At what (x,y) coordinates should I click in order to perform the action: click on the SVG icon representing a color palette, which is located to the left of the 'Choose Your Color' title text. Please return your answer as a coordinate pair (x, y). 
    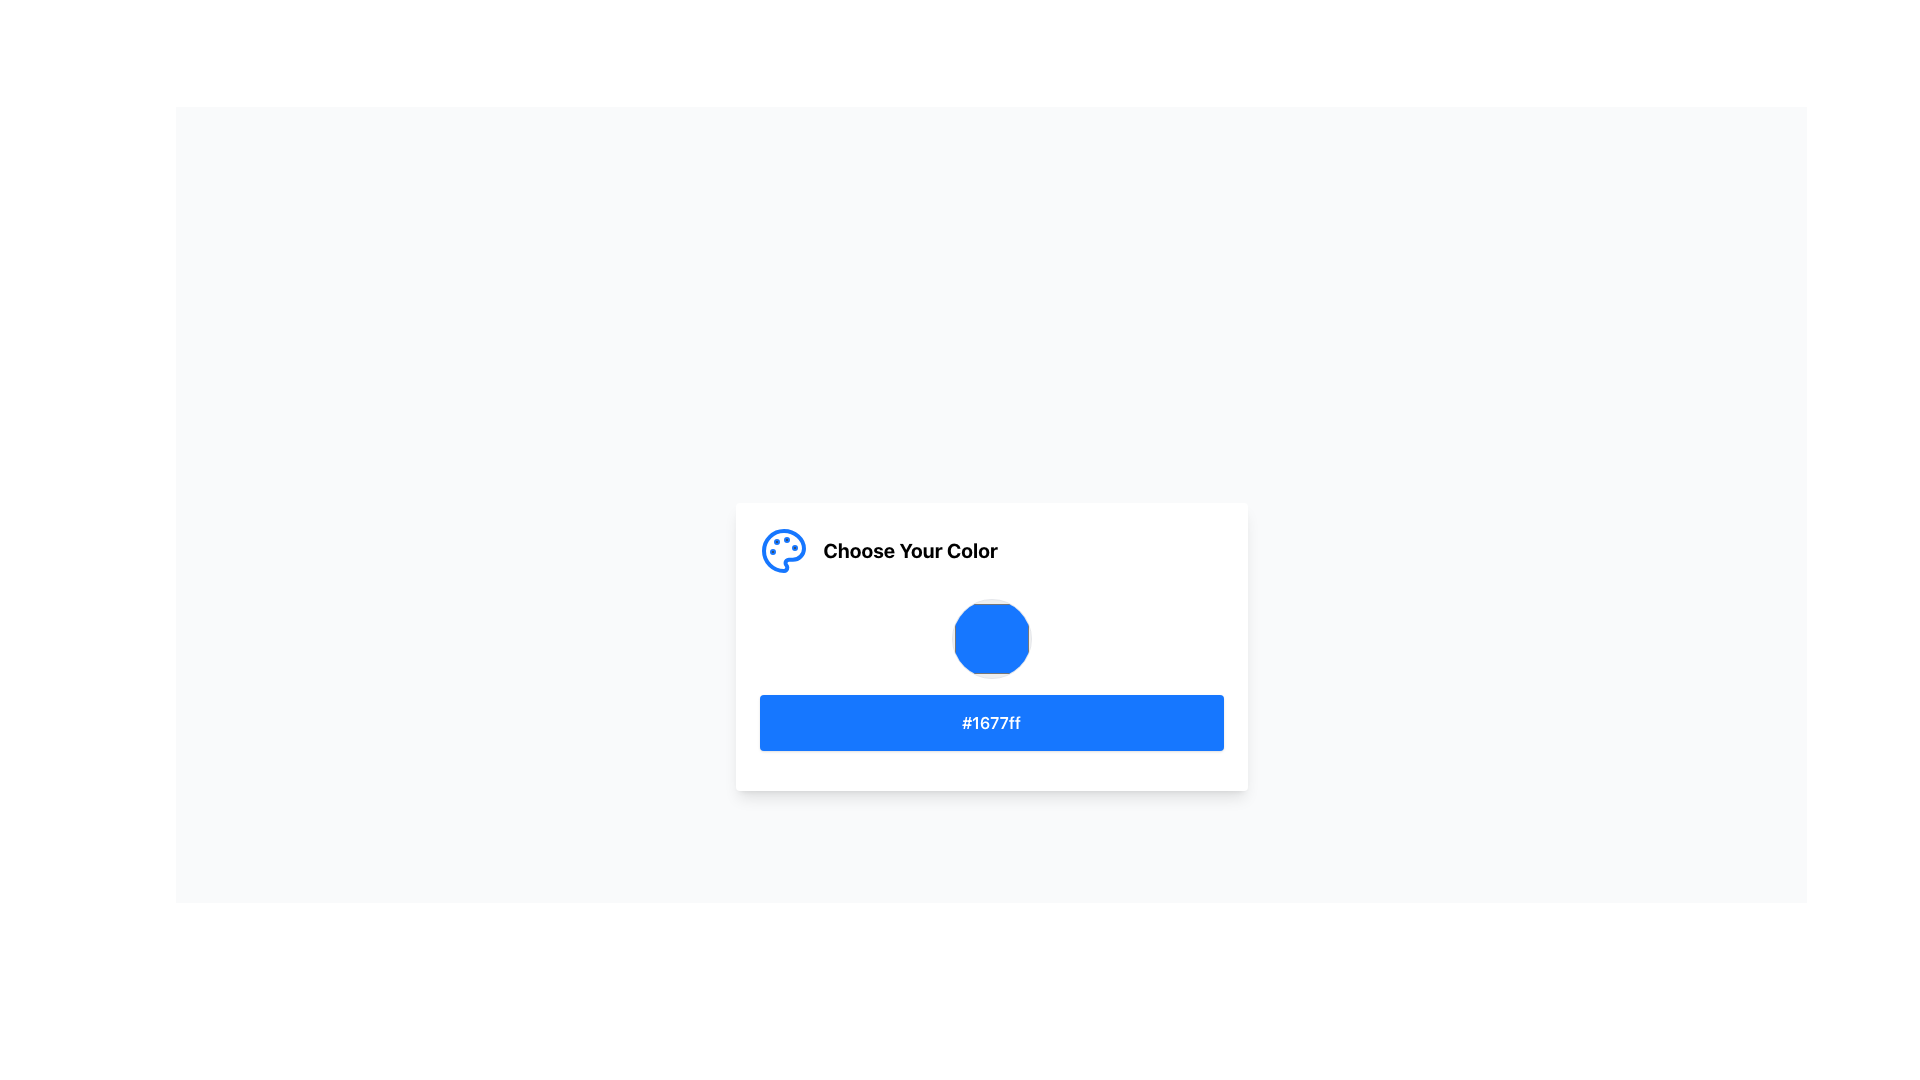
    Looking at the image, I should click on (782, 551).